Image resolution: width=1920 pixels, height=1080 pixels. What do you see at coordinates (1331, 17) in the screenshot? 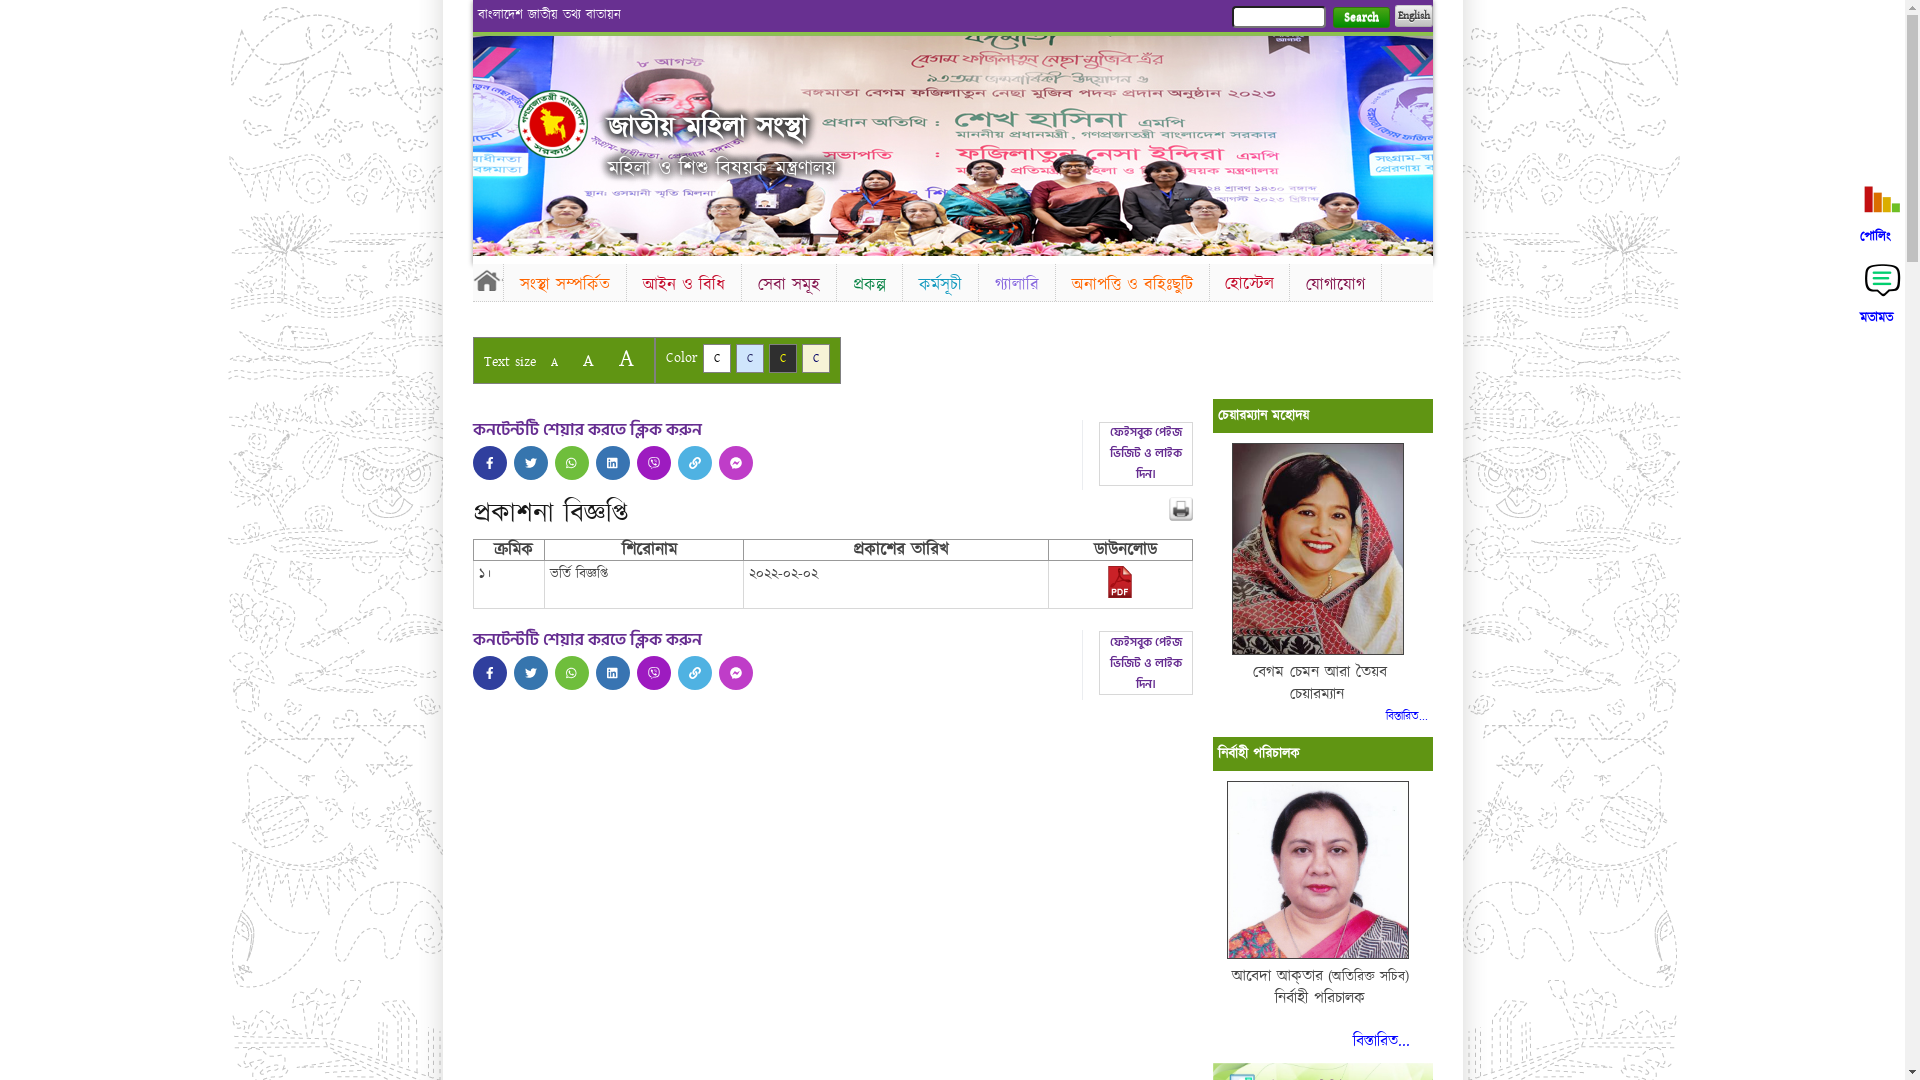
I see `'Search'` at bounding box center [1331, 17].